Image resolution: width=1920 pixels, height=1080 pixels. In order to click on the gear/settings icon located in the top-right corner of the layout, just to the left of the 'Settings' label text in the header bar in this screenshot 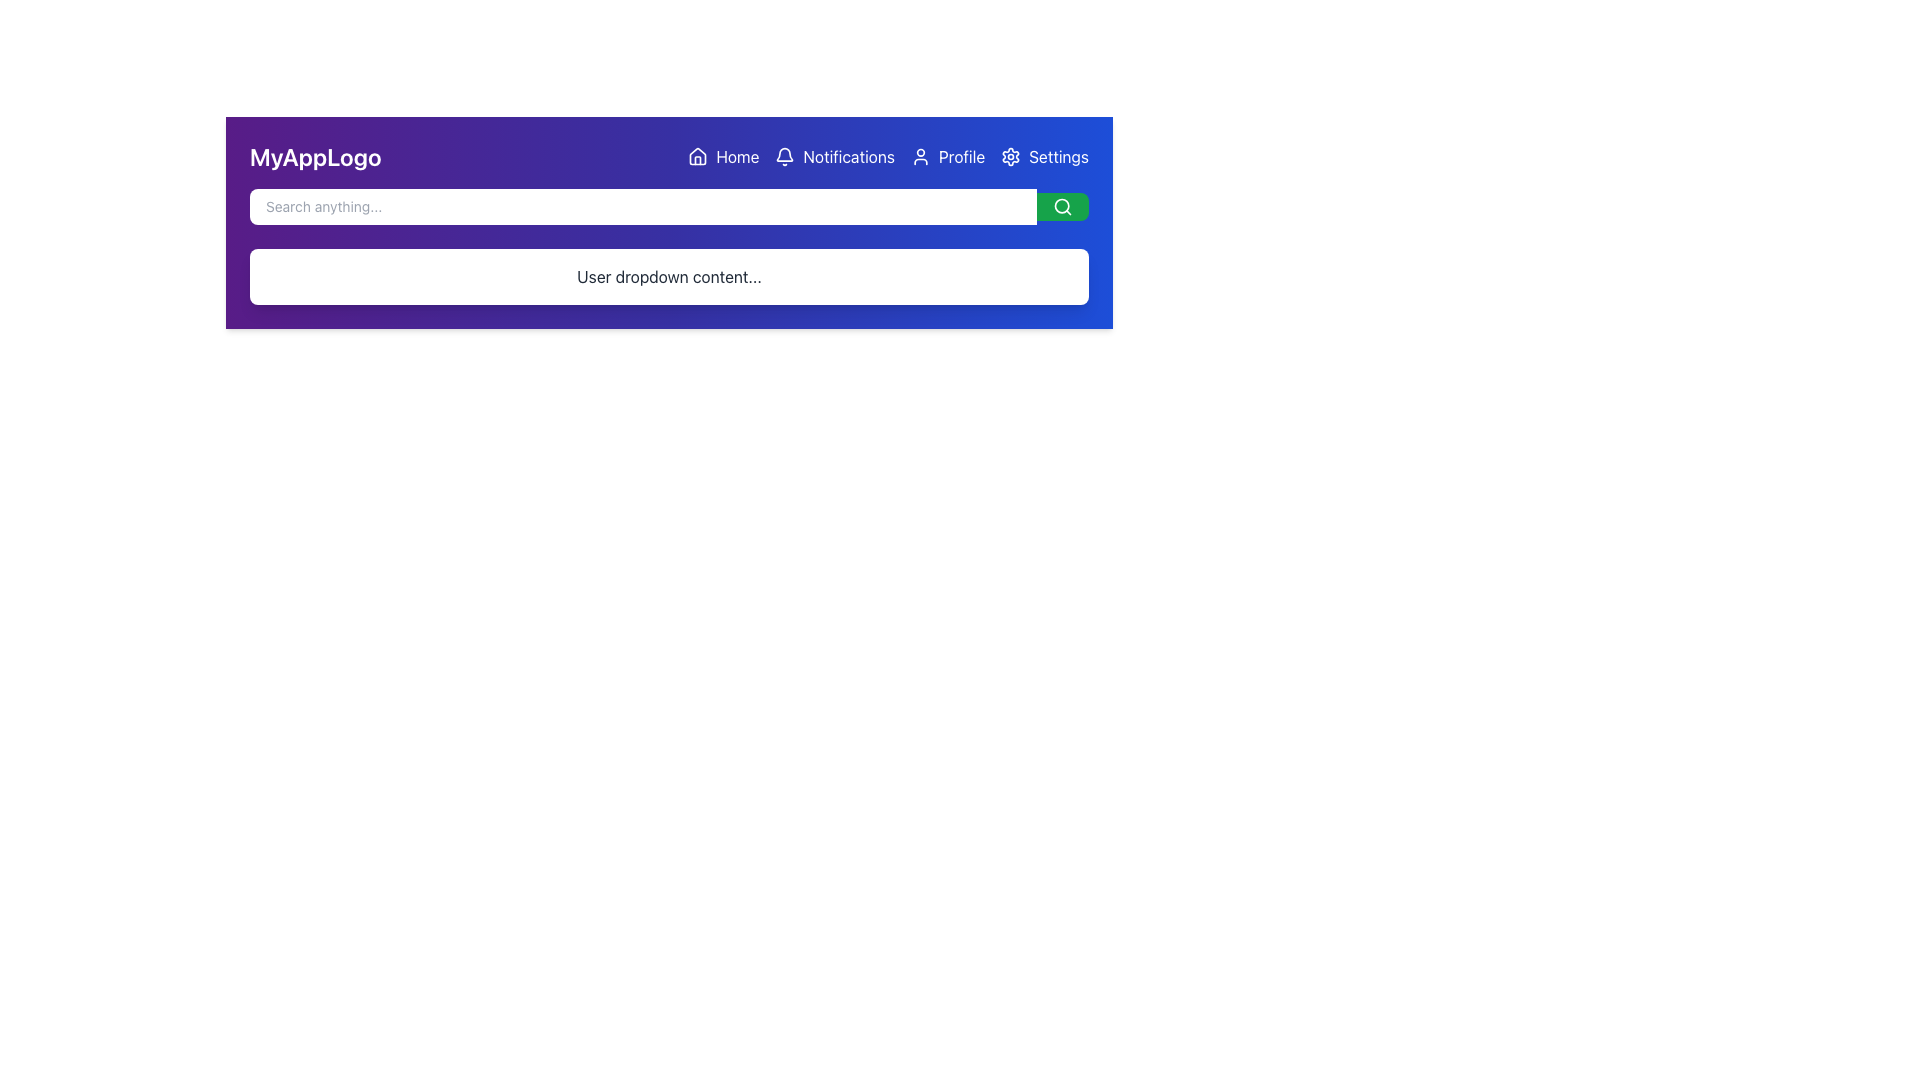, I will do `click(1011, 156)`.